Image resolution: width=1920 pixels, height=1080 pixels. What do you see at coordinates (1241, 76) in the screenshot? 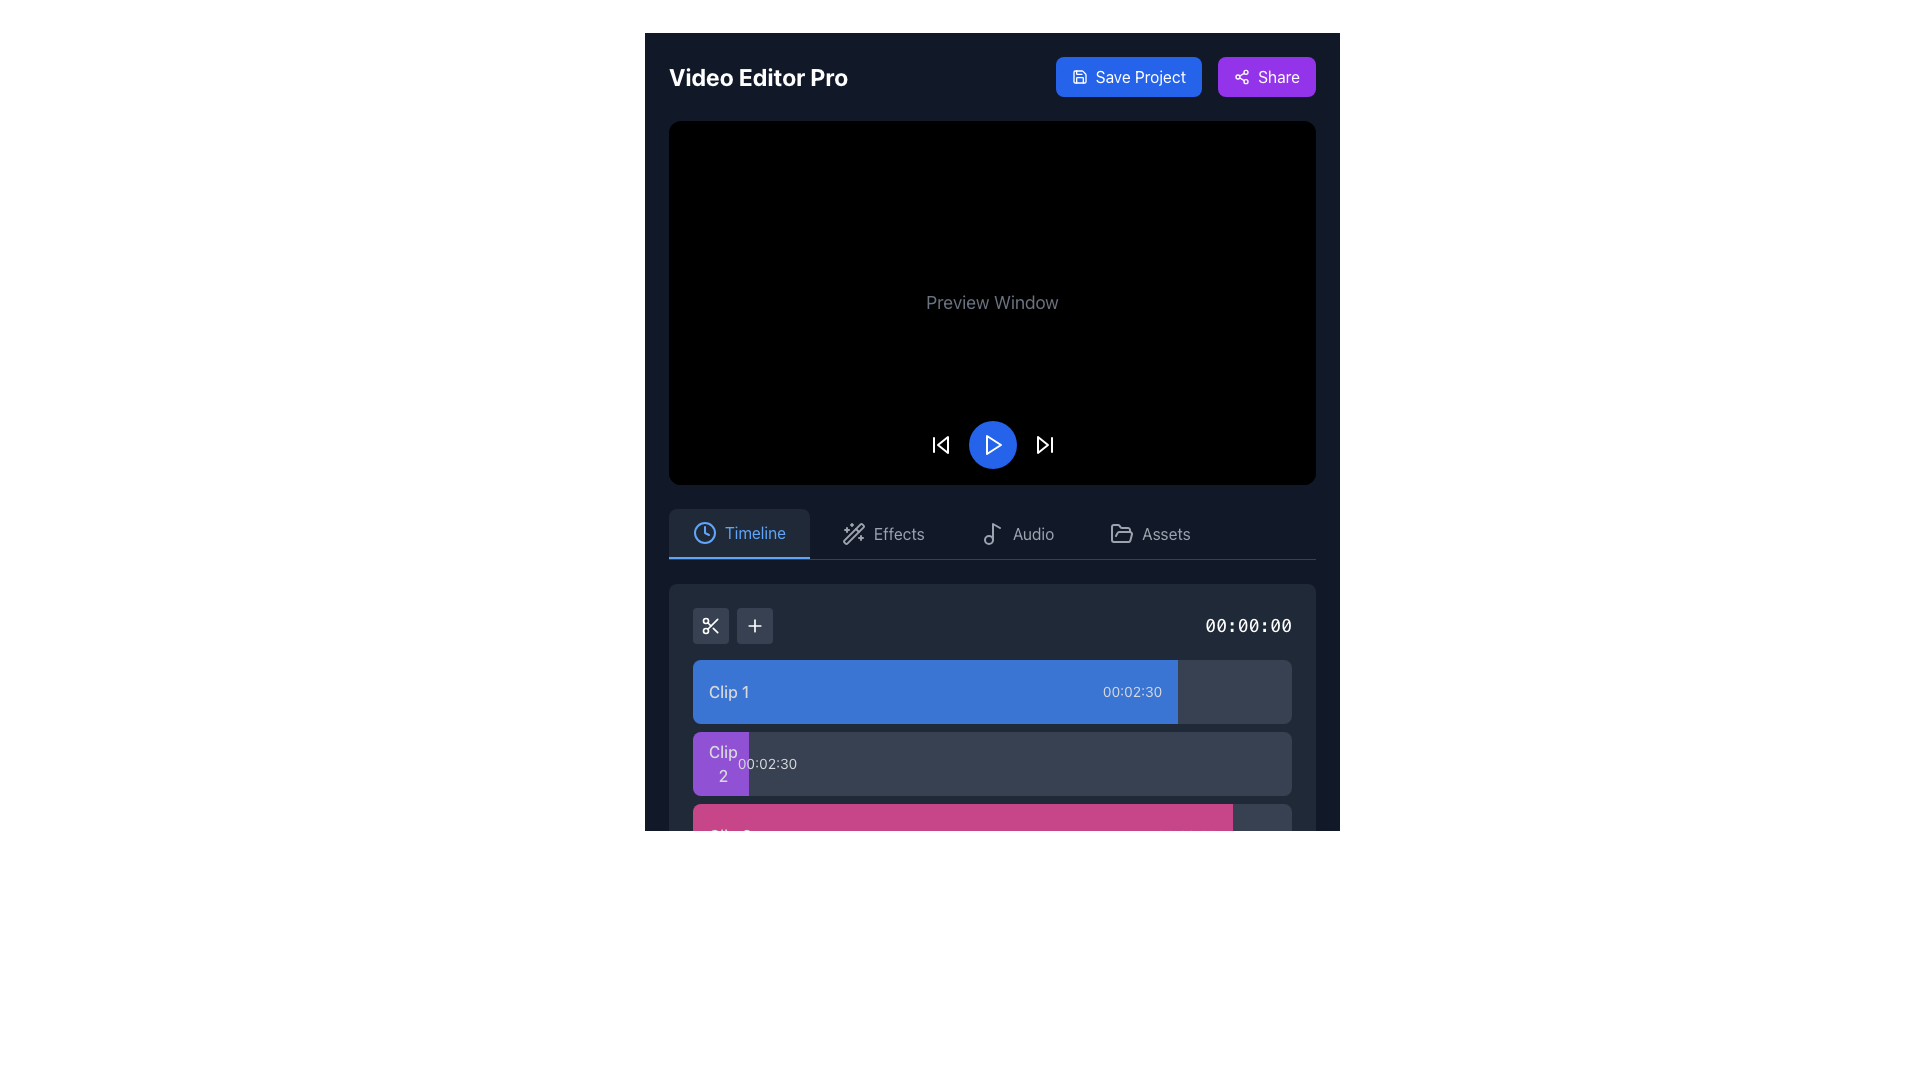
I see `the sharing icon located within the rounded rectangle button labeled 'Share' at the top-right corner of the application interface, positioned to the left of the text 'Share'` at bounding box center [1241, 76].